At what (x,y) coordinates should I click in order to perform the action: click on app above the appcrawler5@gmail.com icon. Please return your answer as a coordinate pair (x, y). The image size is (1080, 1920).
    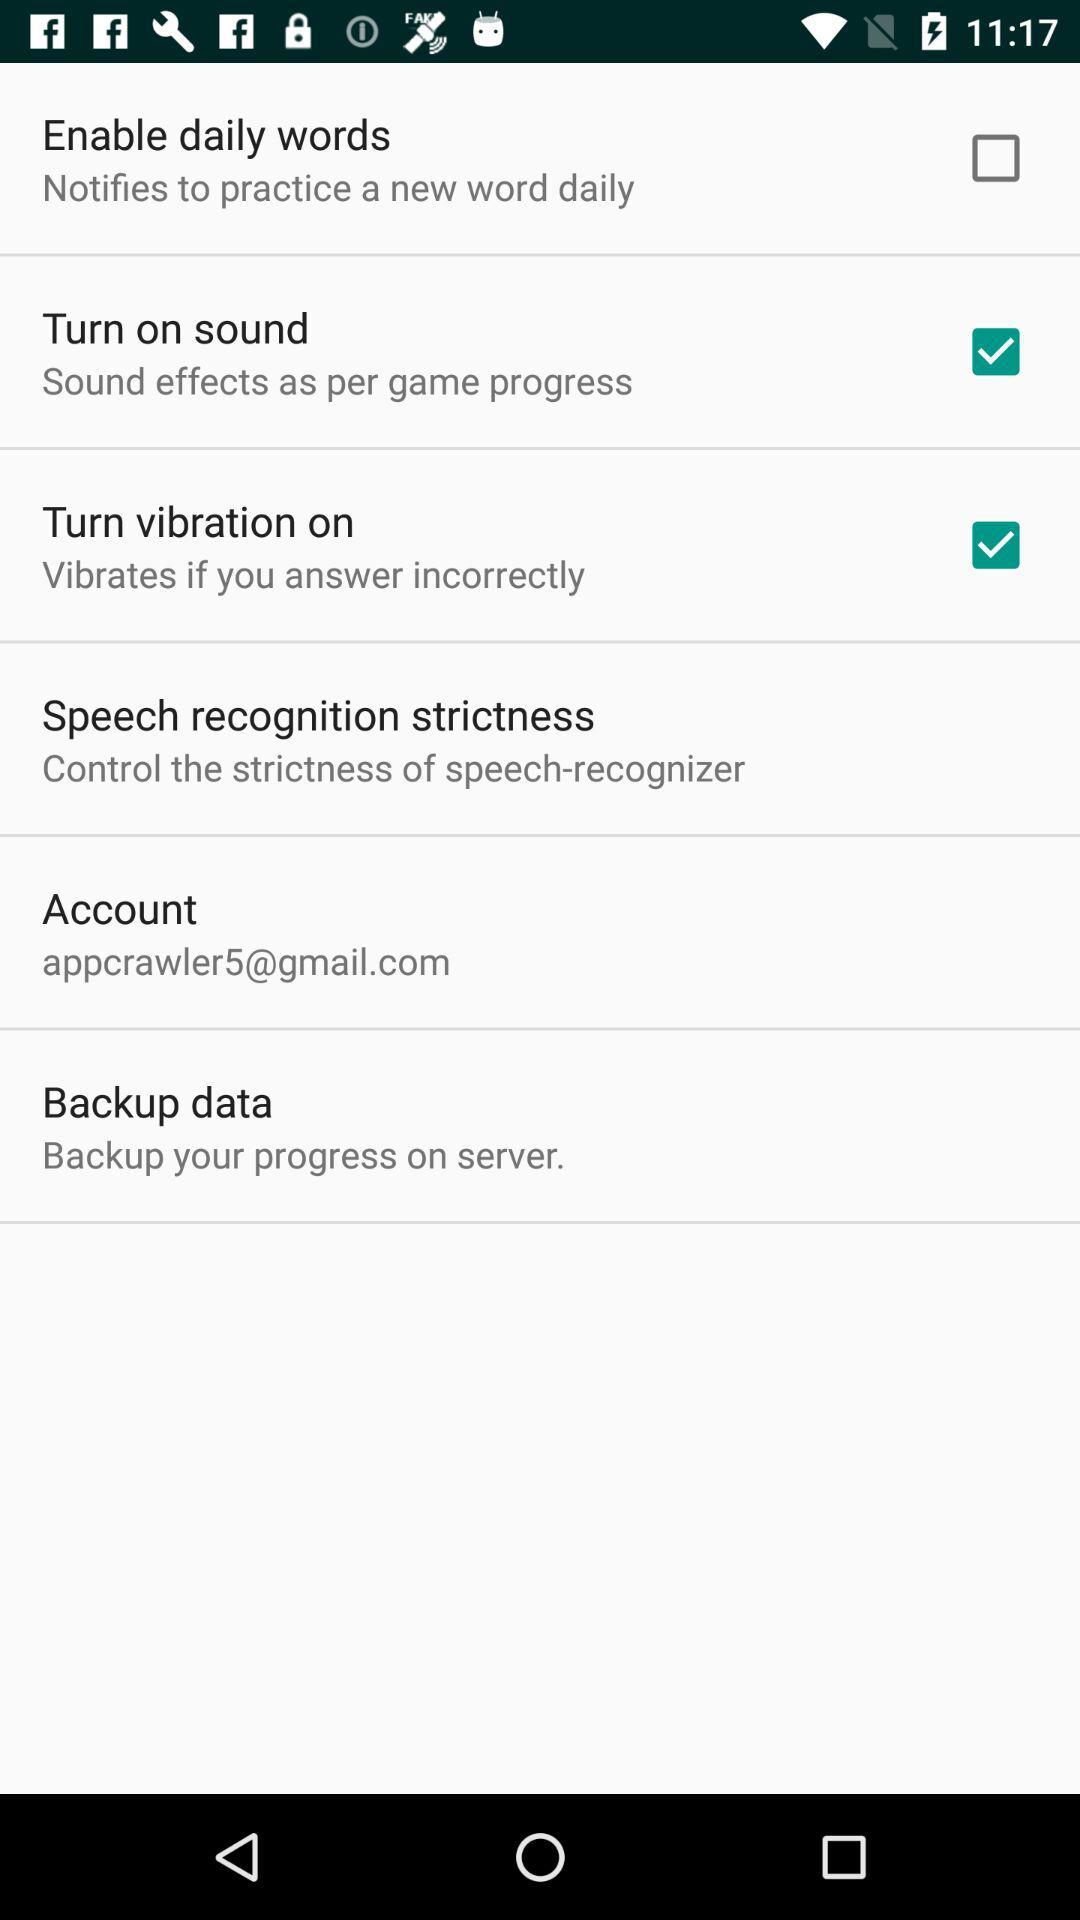
    Looking at the image, I should click on (119, 906).